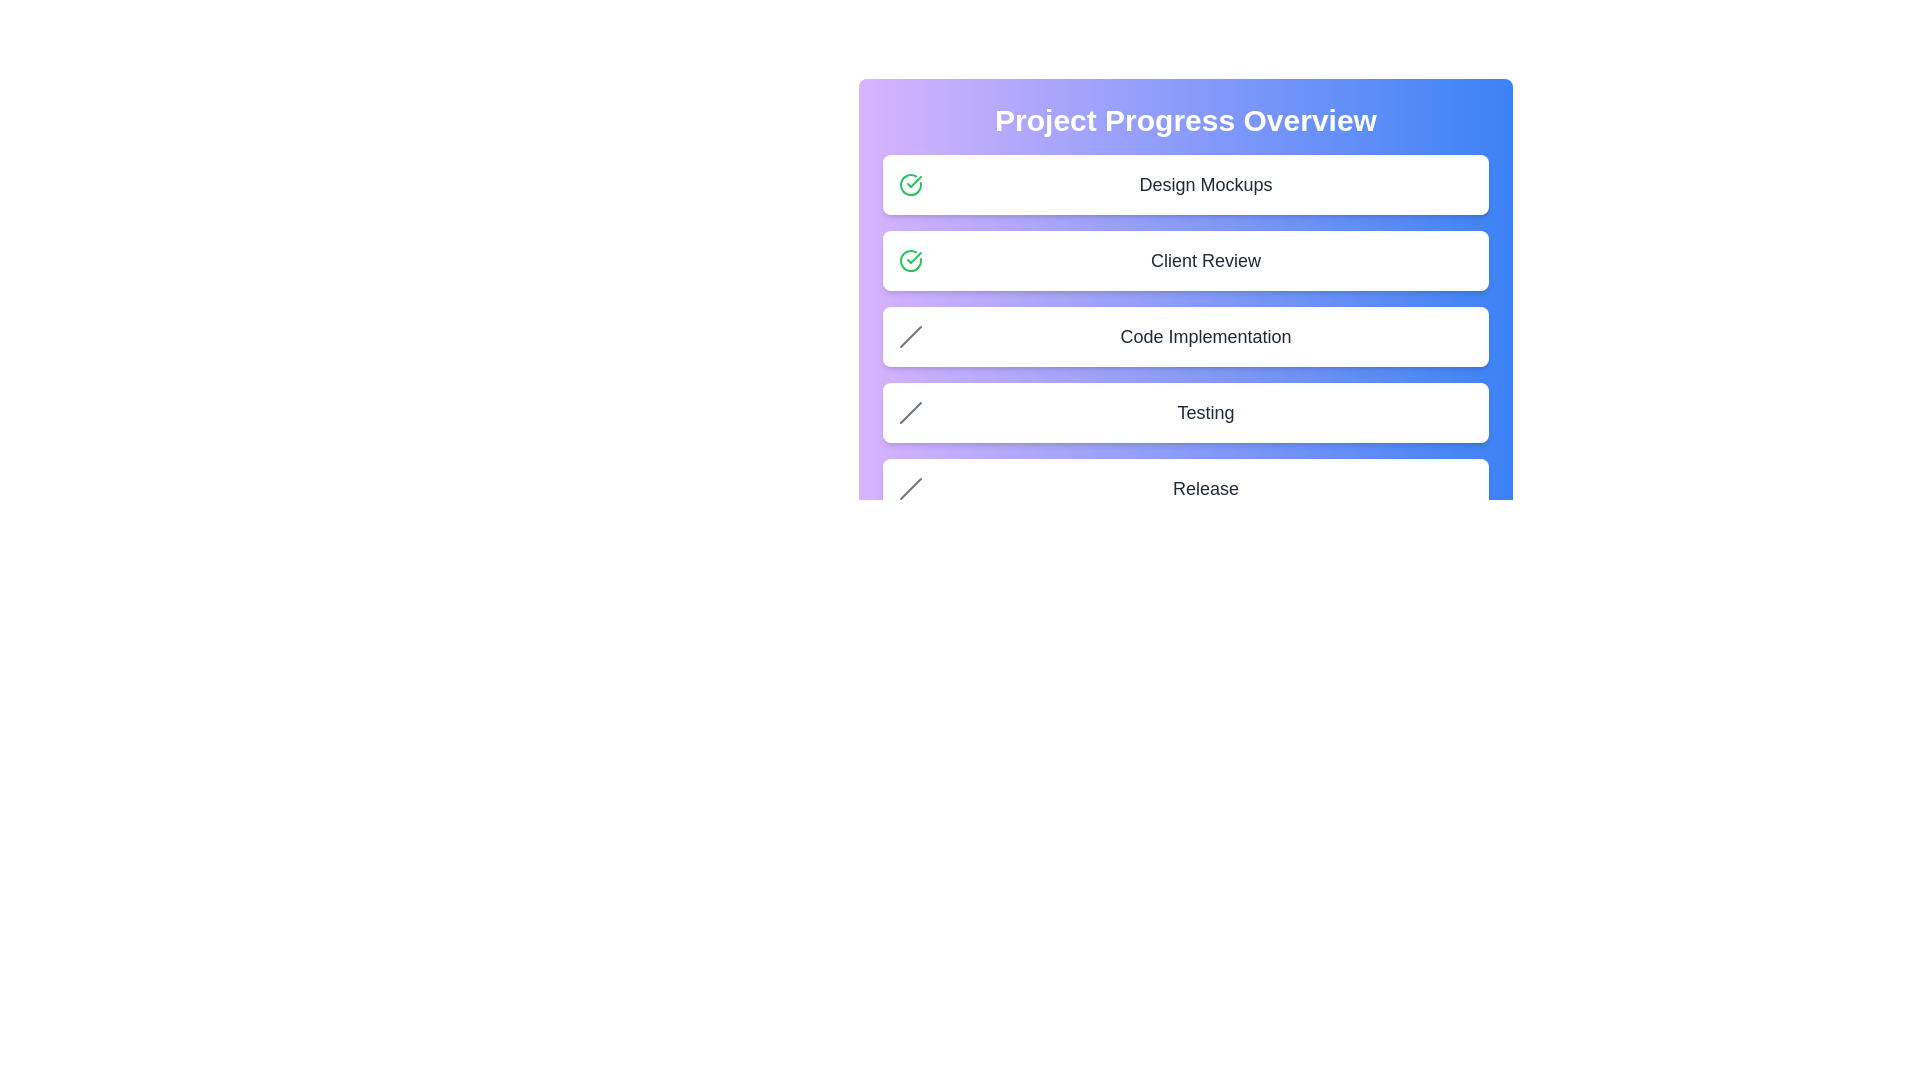 The height and width of the screenshot is (1080, 1920). What do you see at coordinates (1185, 277) in the screenshot?
I see `the second list item block labeled 'Client Review' with a green checkmark` at bounding box center [1185, 277].